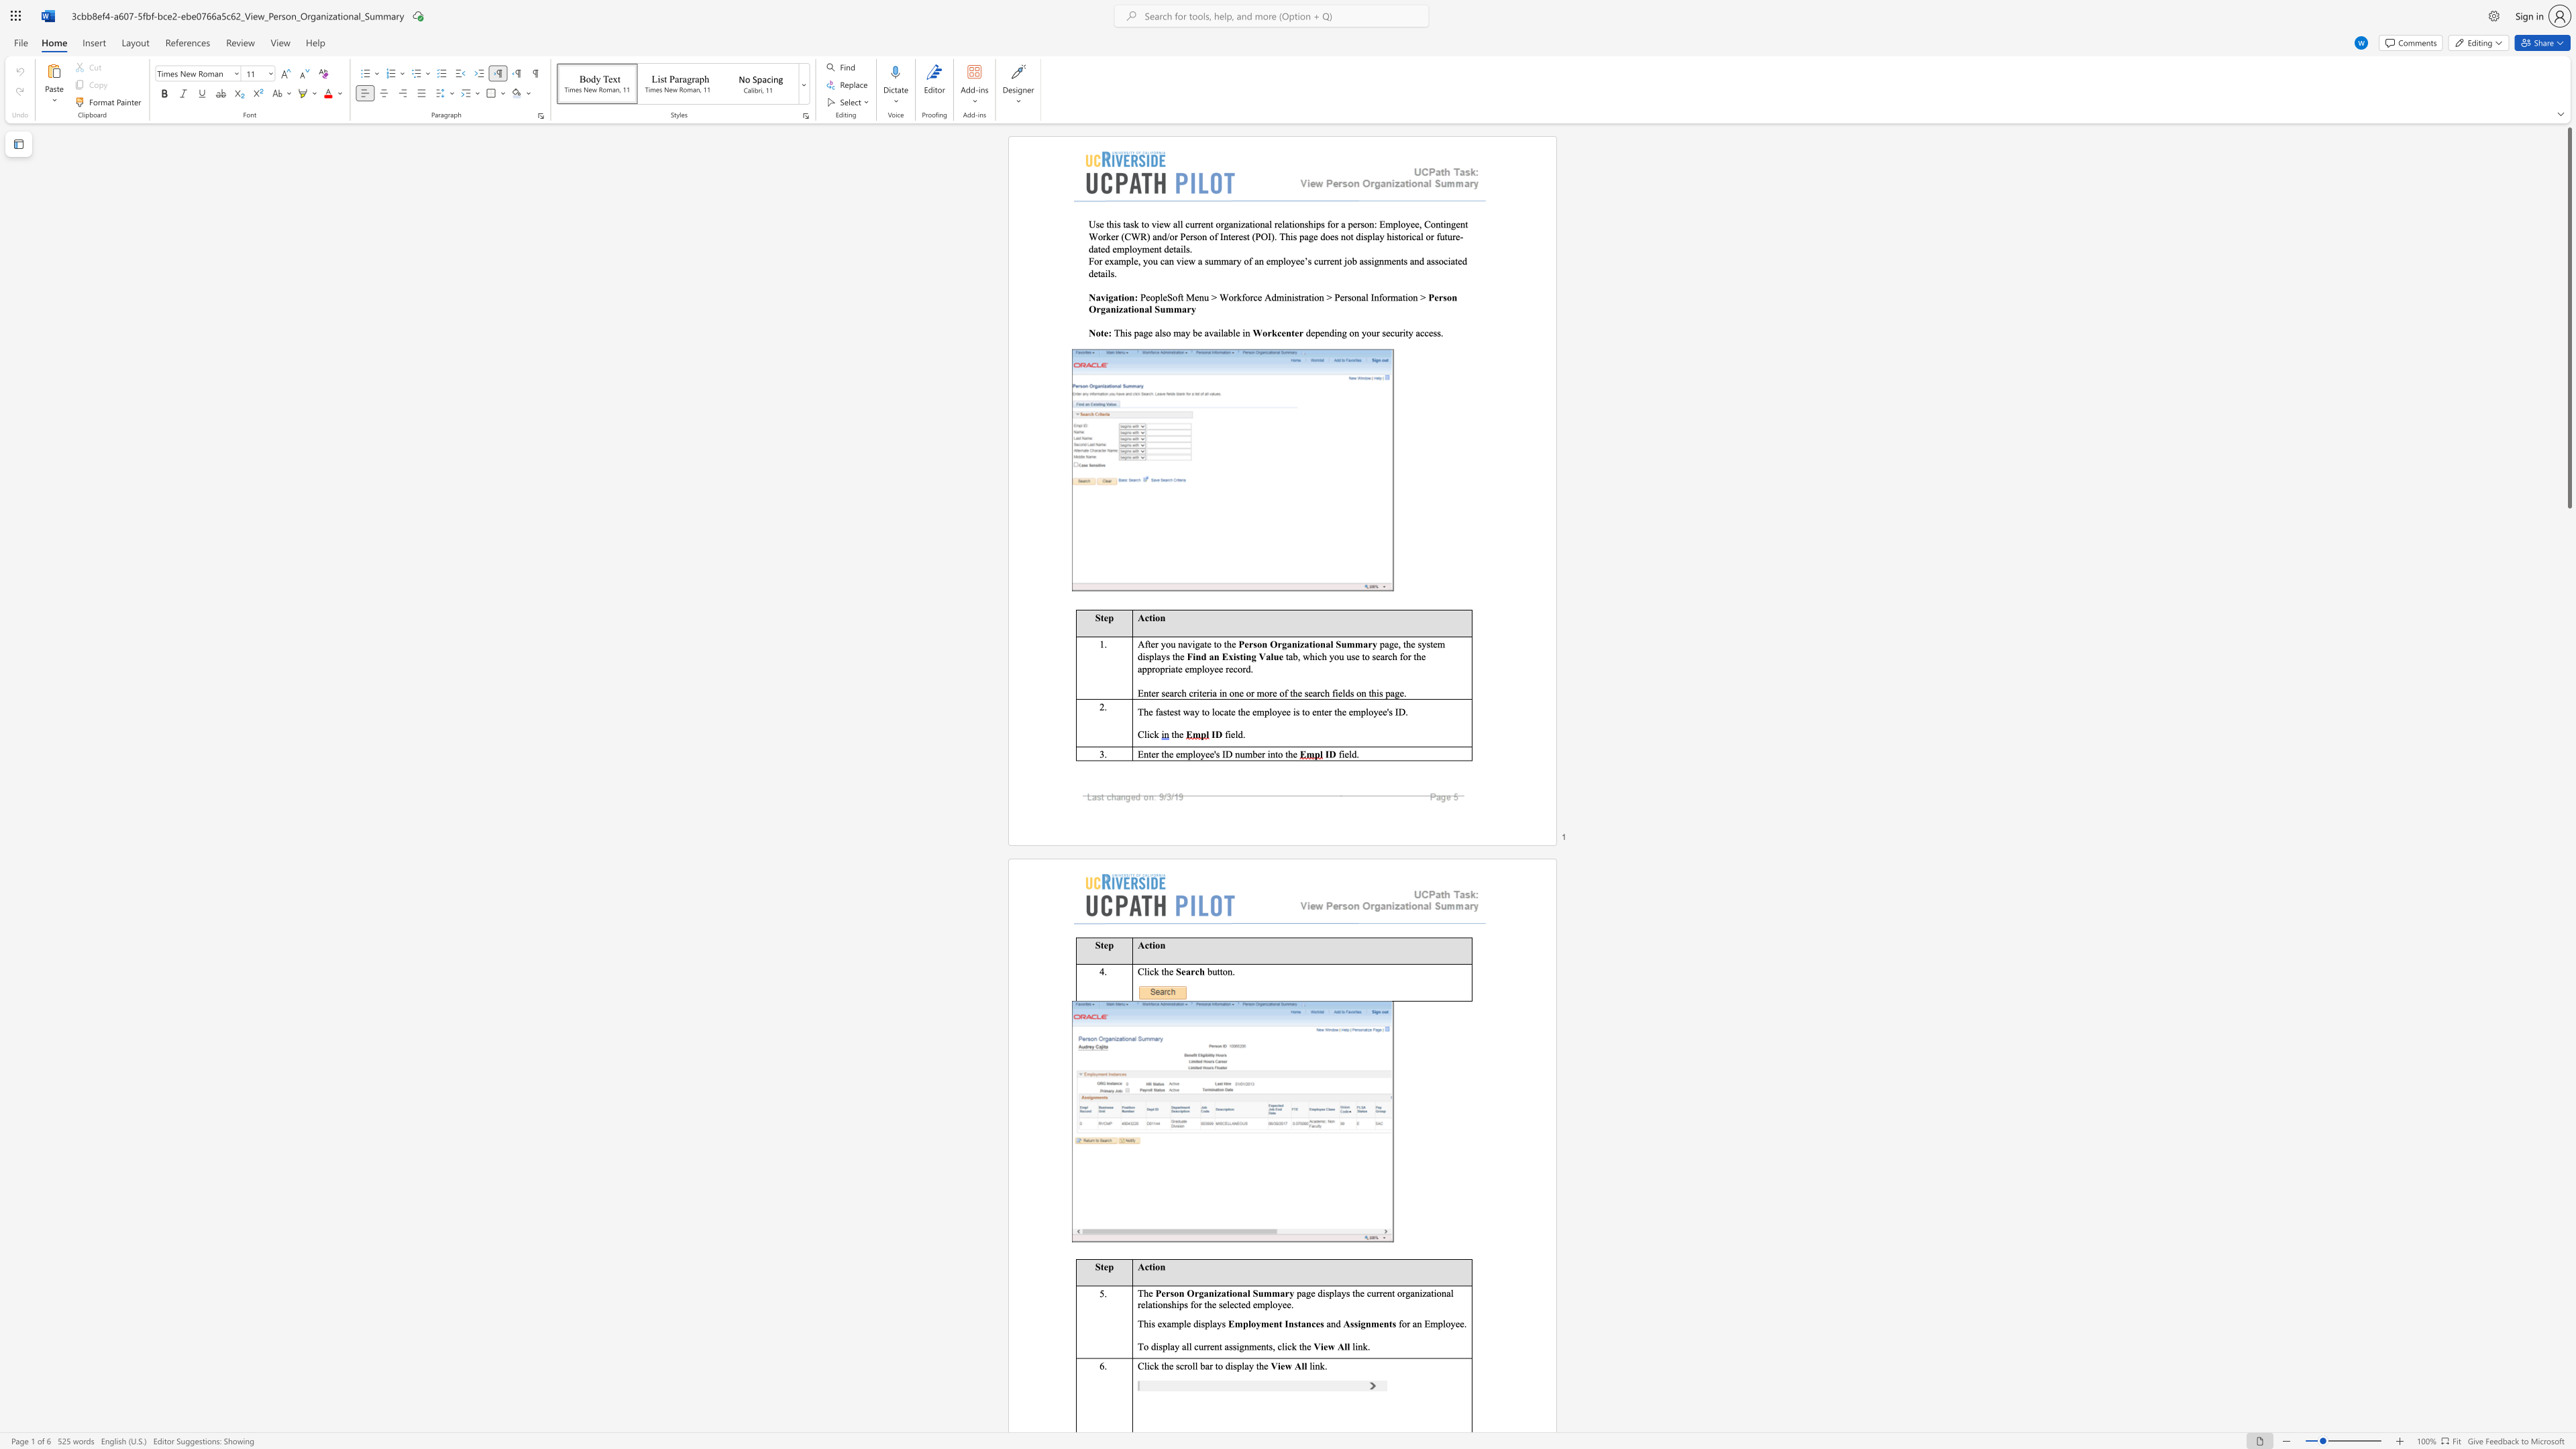  What do you see at coordinates (1227, 643) in the screenshot?
I see `the space between the continuous character "t" and "h" in the text` at bounding box center [1227, 643].